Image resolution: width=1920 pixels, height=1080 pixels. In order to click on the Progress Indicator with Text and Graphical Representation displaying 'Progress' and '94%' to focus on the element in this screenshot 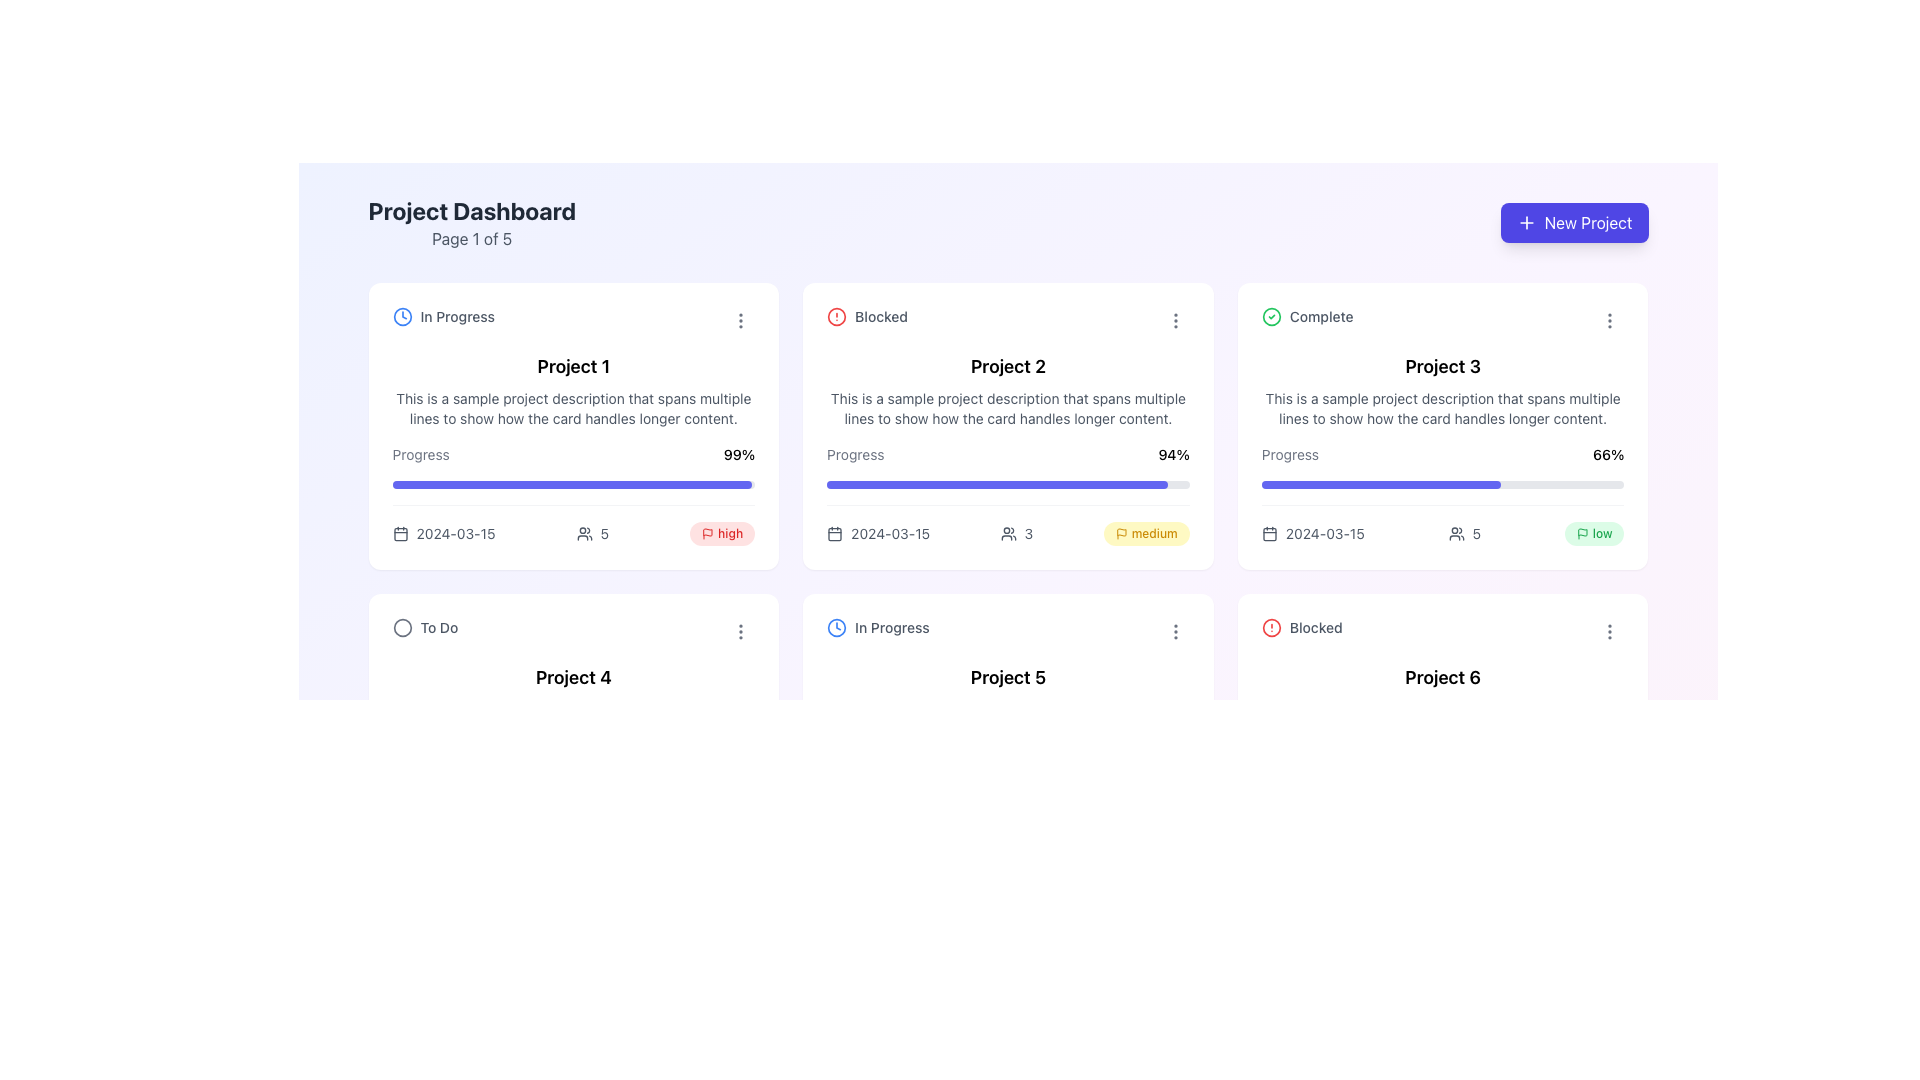, I will do `click(1008, 495)`.